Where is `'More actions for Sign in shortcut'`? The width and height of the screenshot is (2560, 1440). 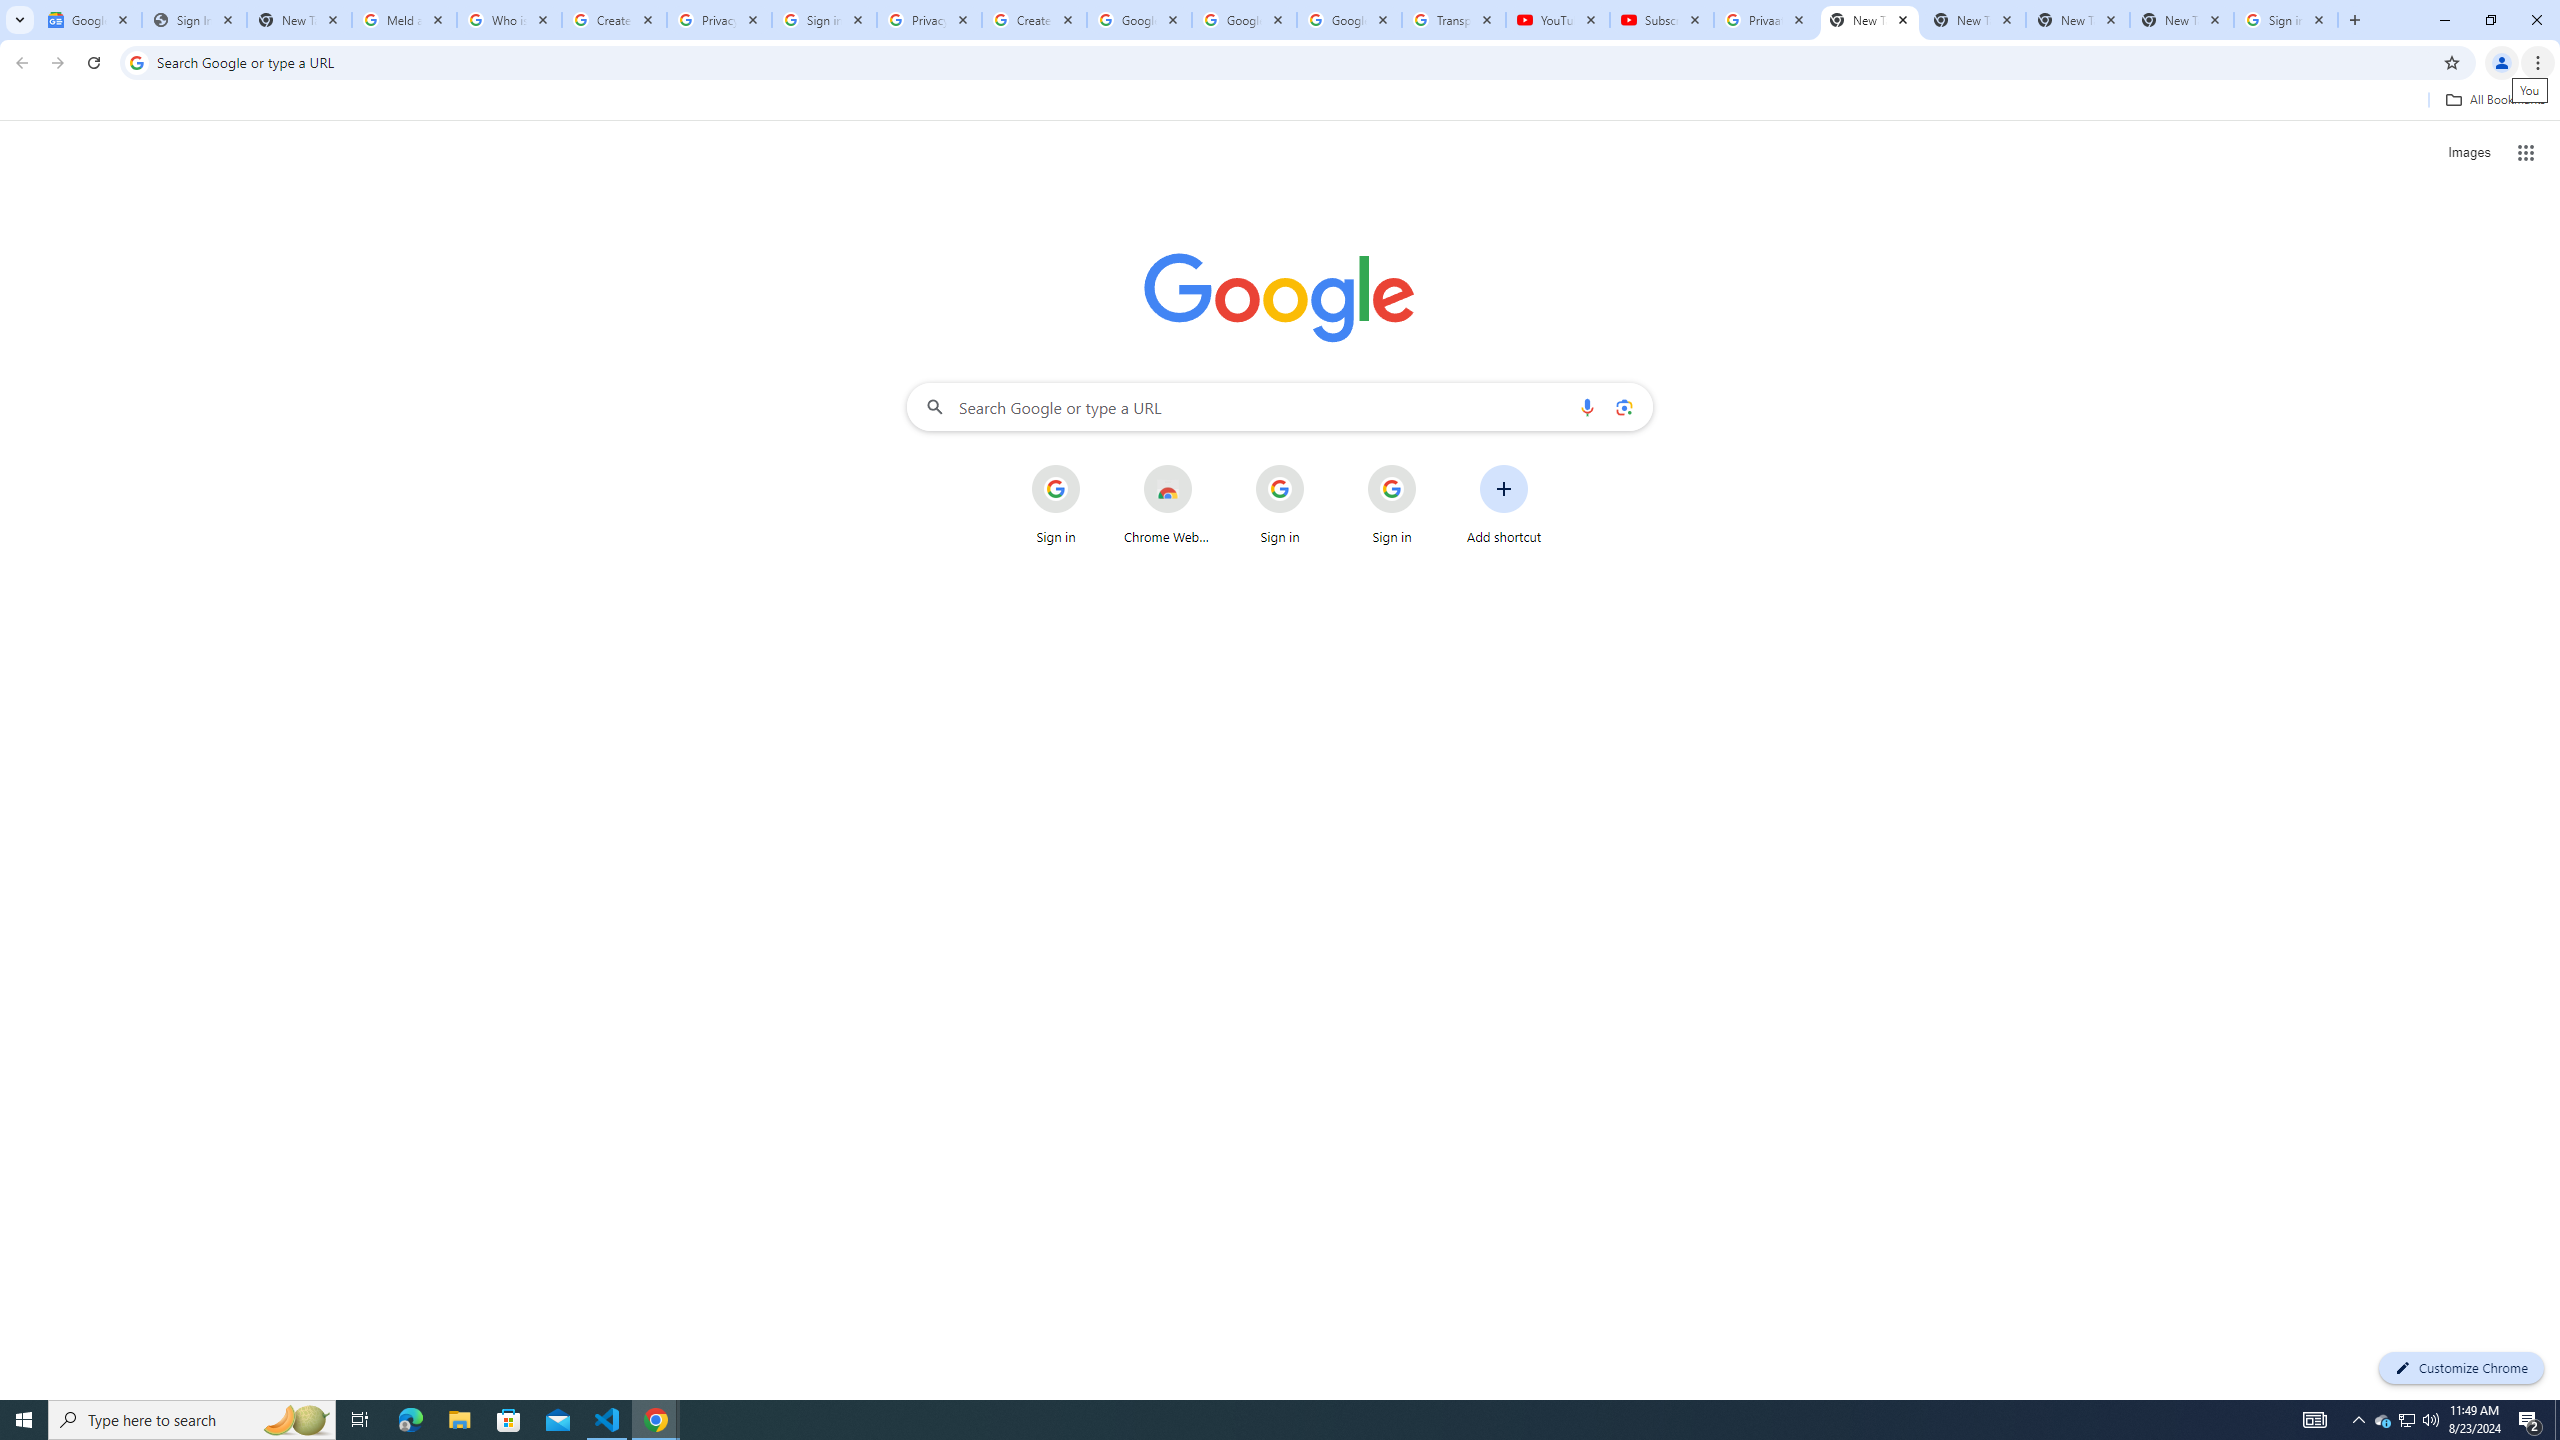
'More actions for Sign in shortcut' is located at coordinates (1431, 467).